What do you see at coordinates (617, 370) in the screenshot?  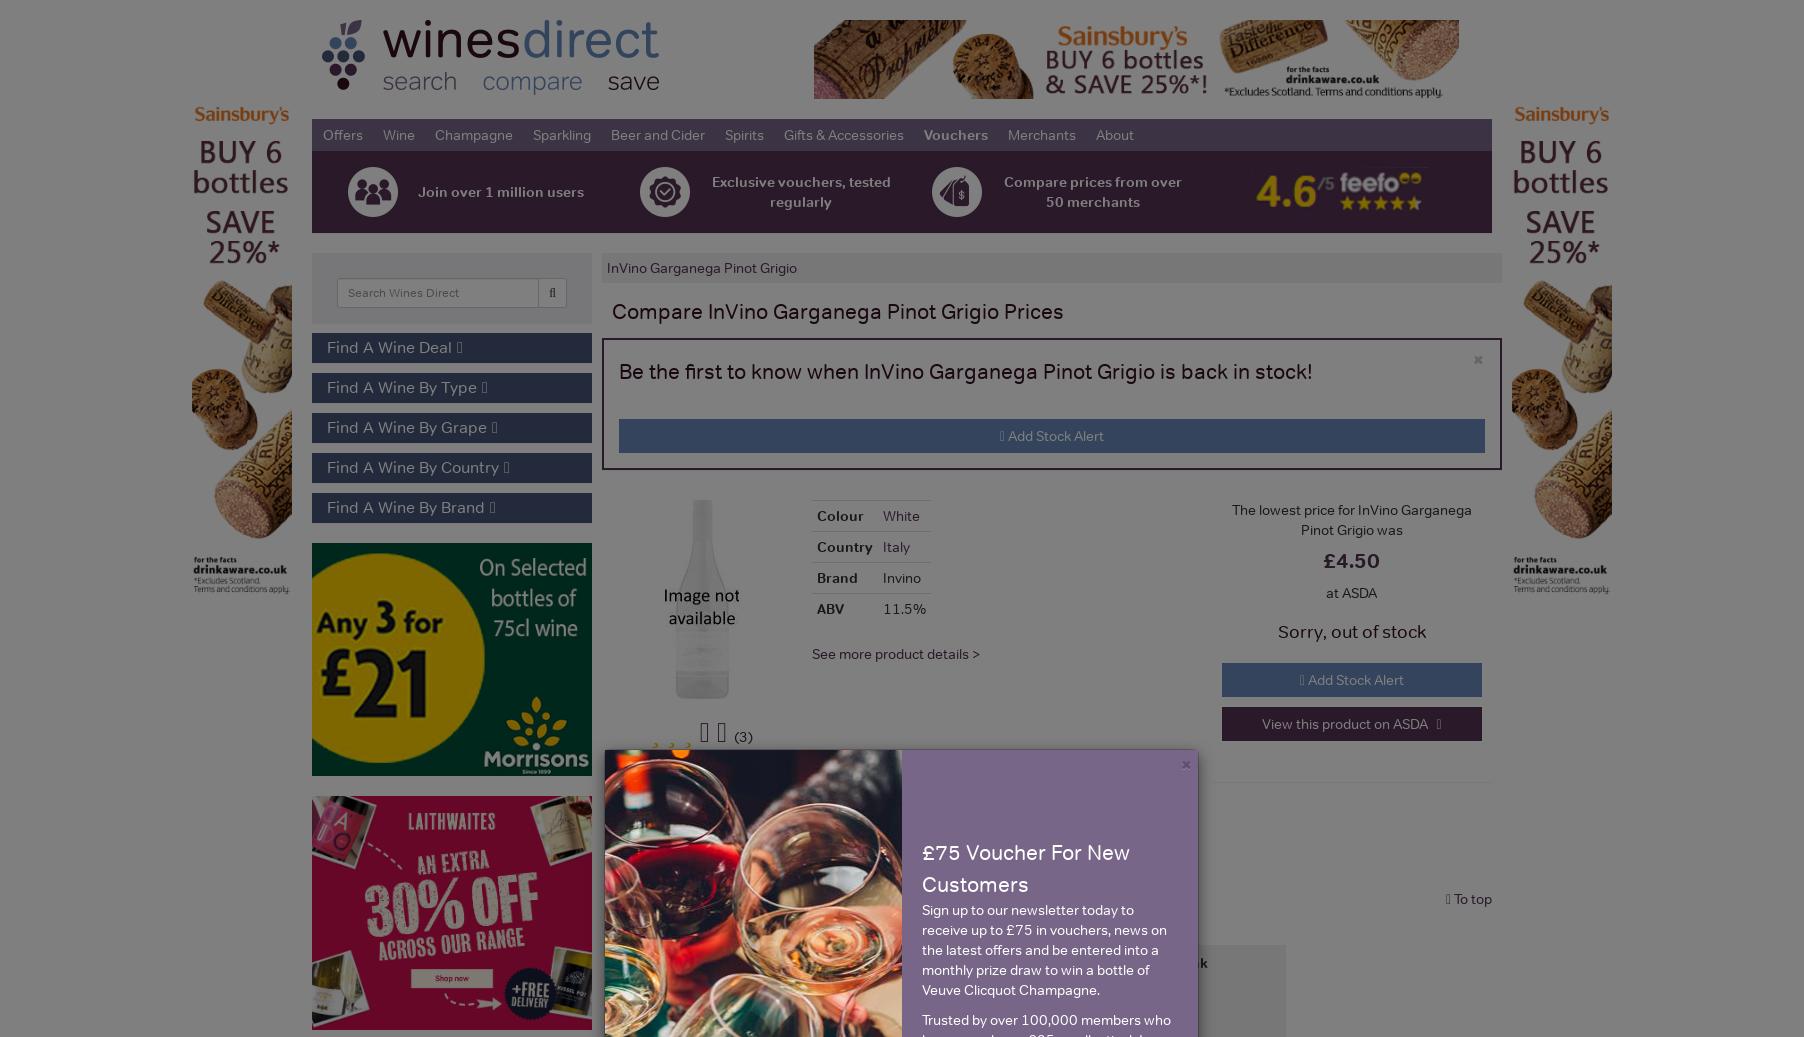 I see `'Be the first to know when InVino Garganega Pinot Grigio is back in stock!'` at bounding box center [617, 370].